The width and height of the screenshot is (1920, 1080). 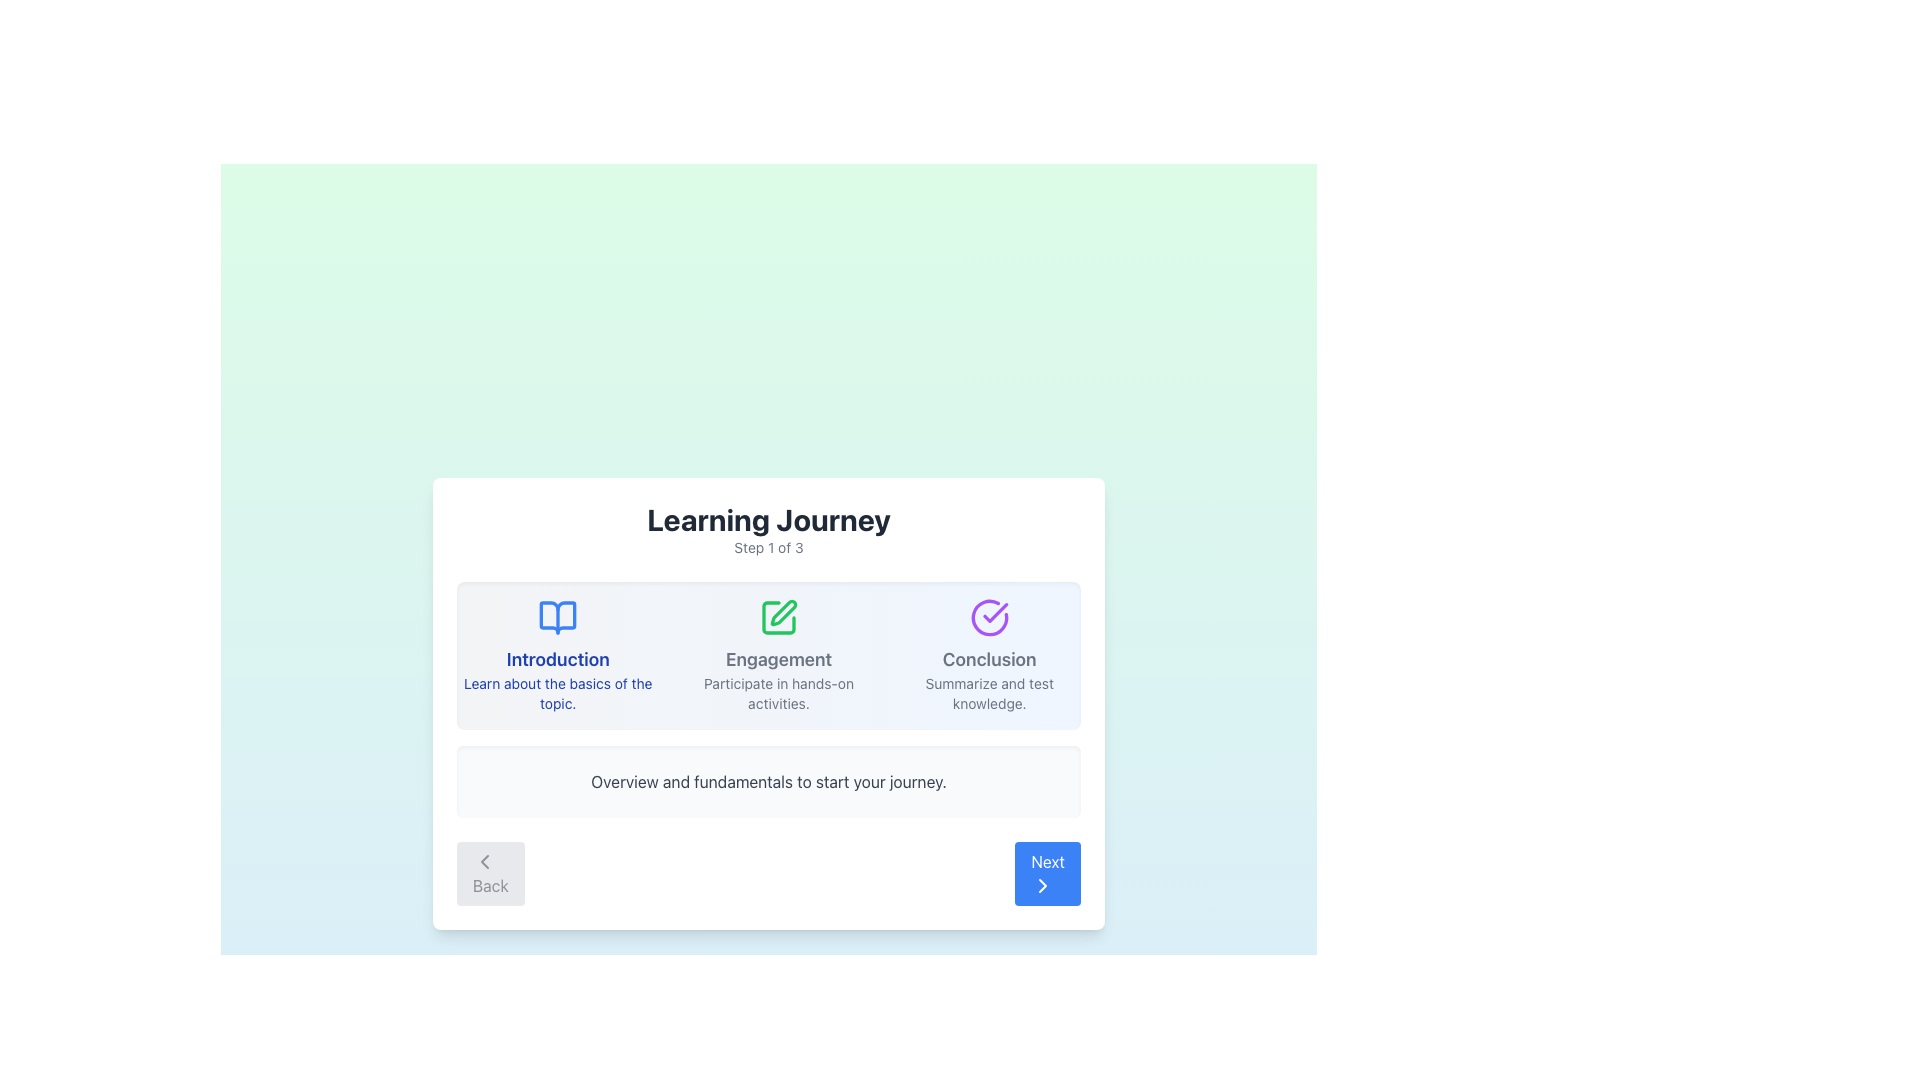 What do you see at coordinates (558, 659) in the screenshot?
I see `text label that says 'Introduction', which is styled in large, bold blue font and positioned below a blue book icon in the left-most card of a horizontal row` at bounding box center [558, 659].